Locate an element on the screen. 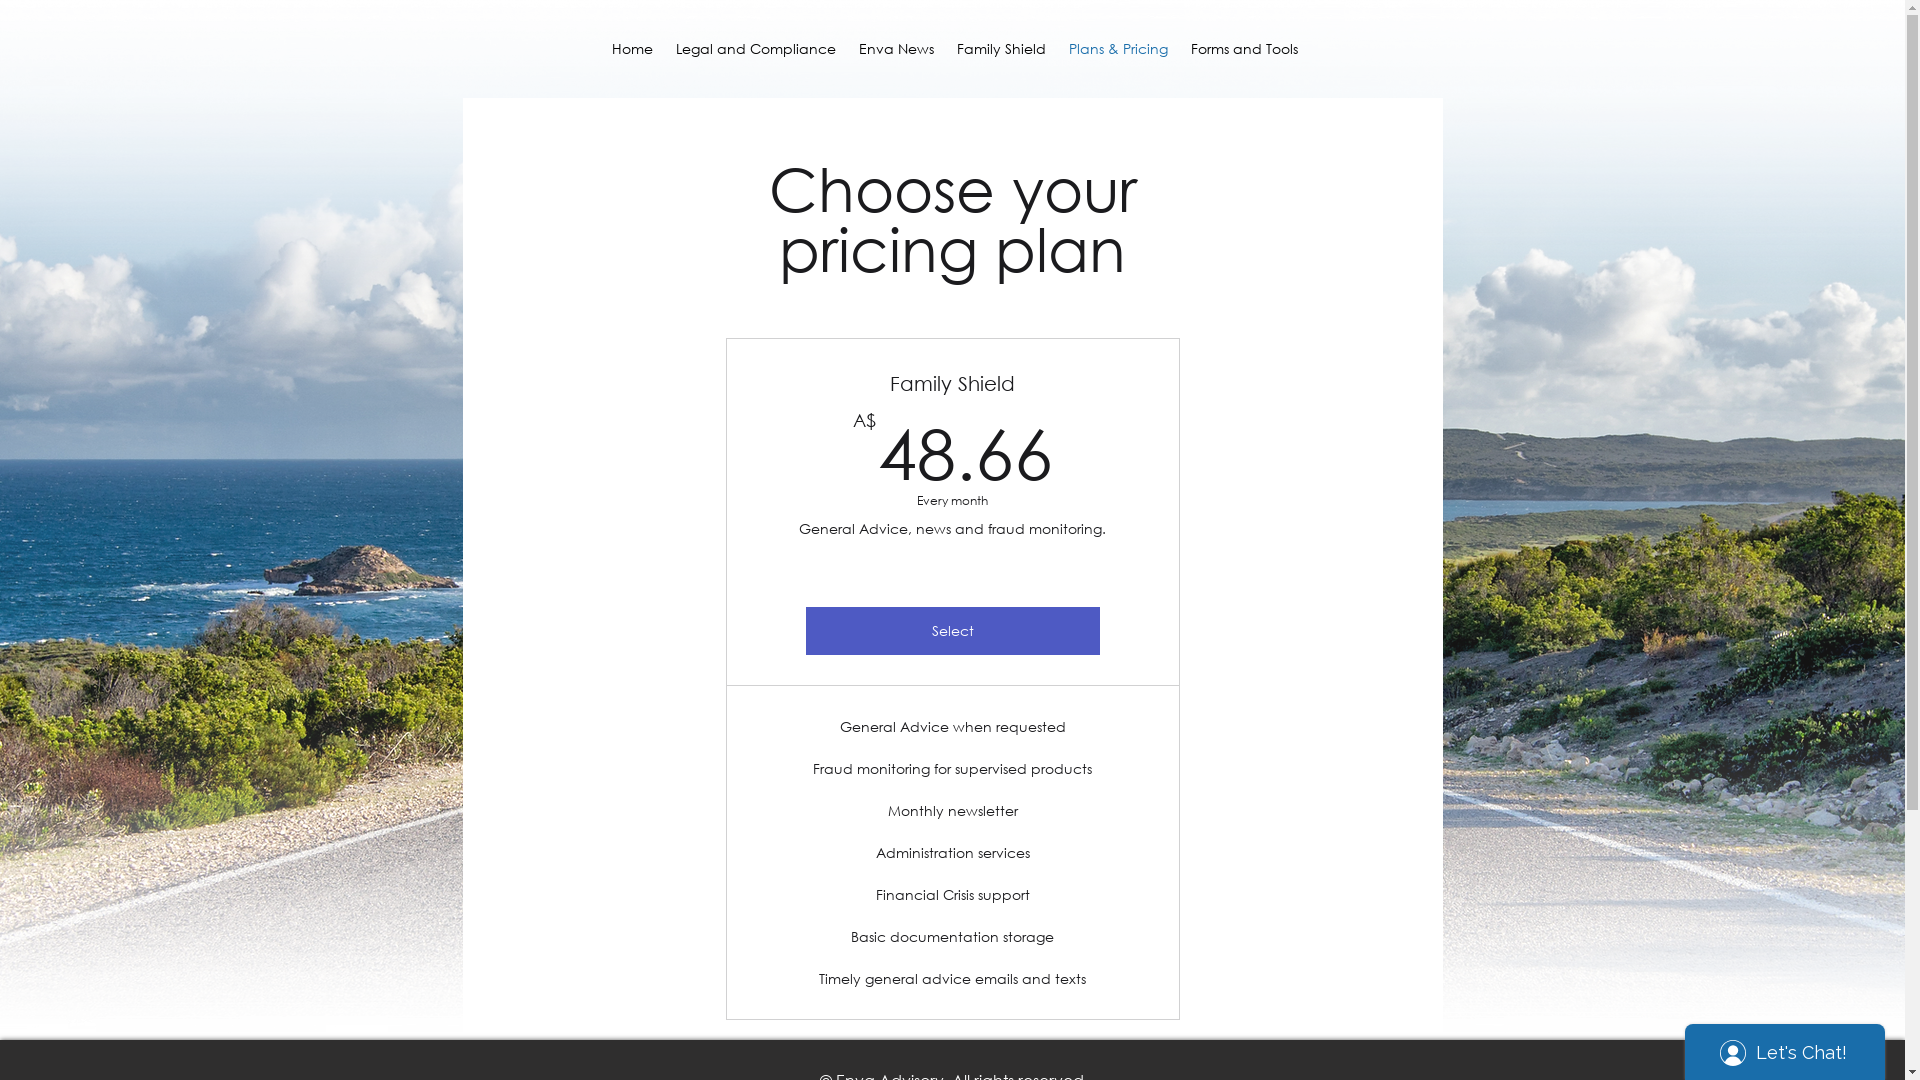 The height and width of the screenshot is (1080, 1920). 'Plans & Pricing' is located at coordinates (1056, 48).